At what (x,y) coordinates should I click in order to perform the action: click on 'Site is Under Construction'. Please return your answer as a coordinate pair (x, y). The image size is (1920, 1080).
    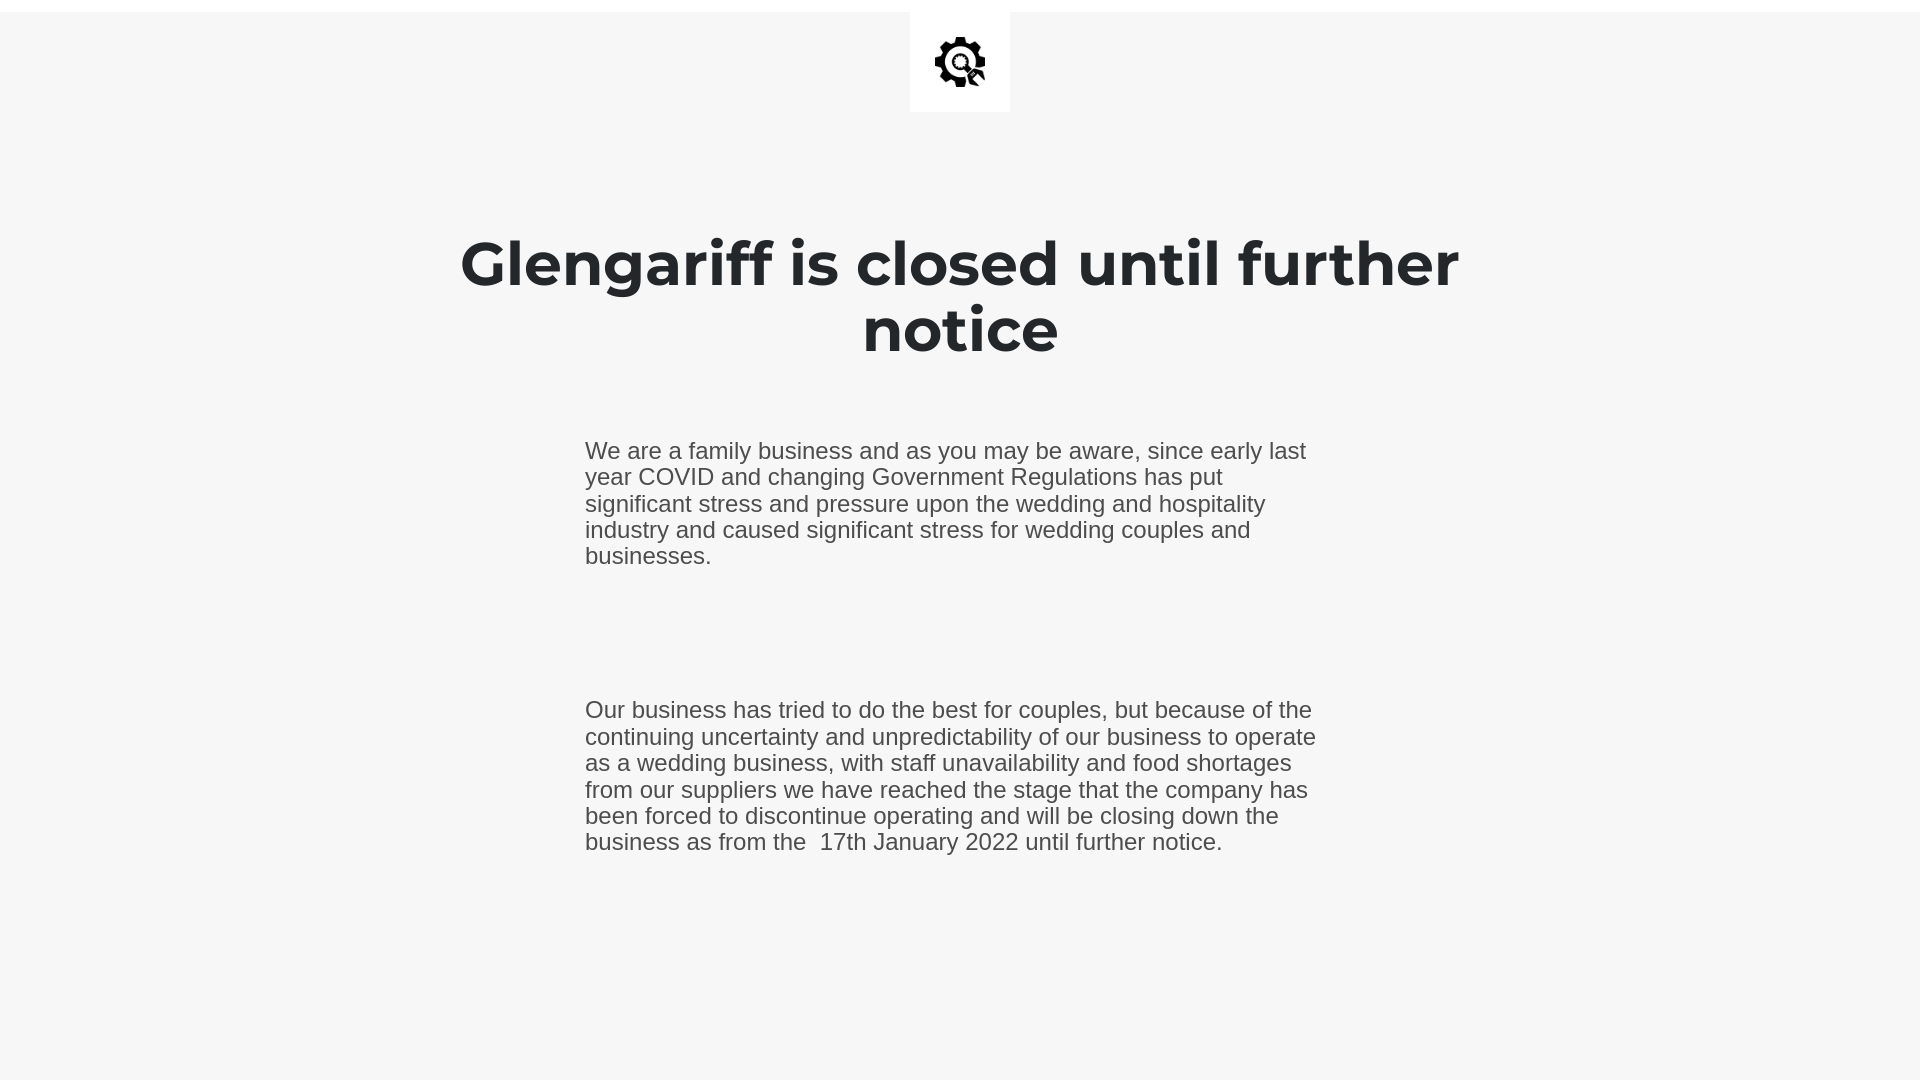
    Looking at the image, I should click on (934, 60).